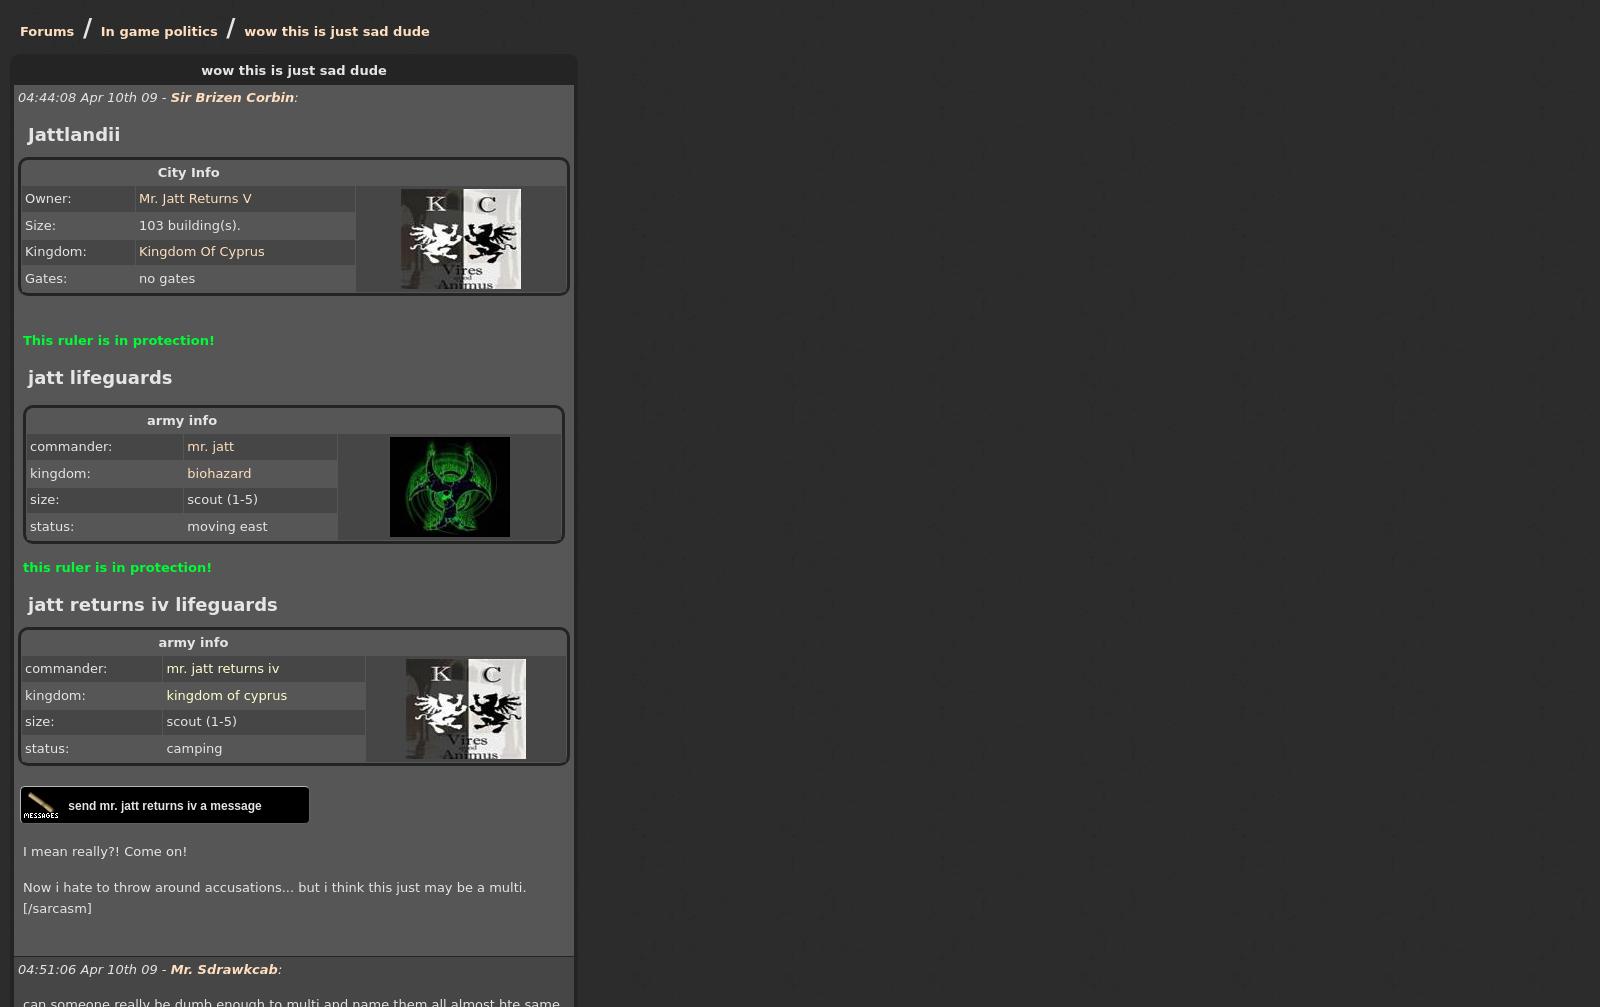 Image resolution: width=1600 pixels, height=1007 pixels. Describe the element at coordinates (103, 850) in the screenshot. I see `'I mean really?! Come on!'` at that location.